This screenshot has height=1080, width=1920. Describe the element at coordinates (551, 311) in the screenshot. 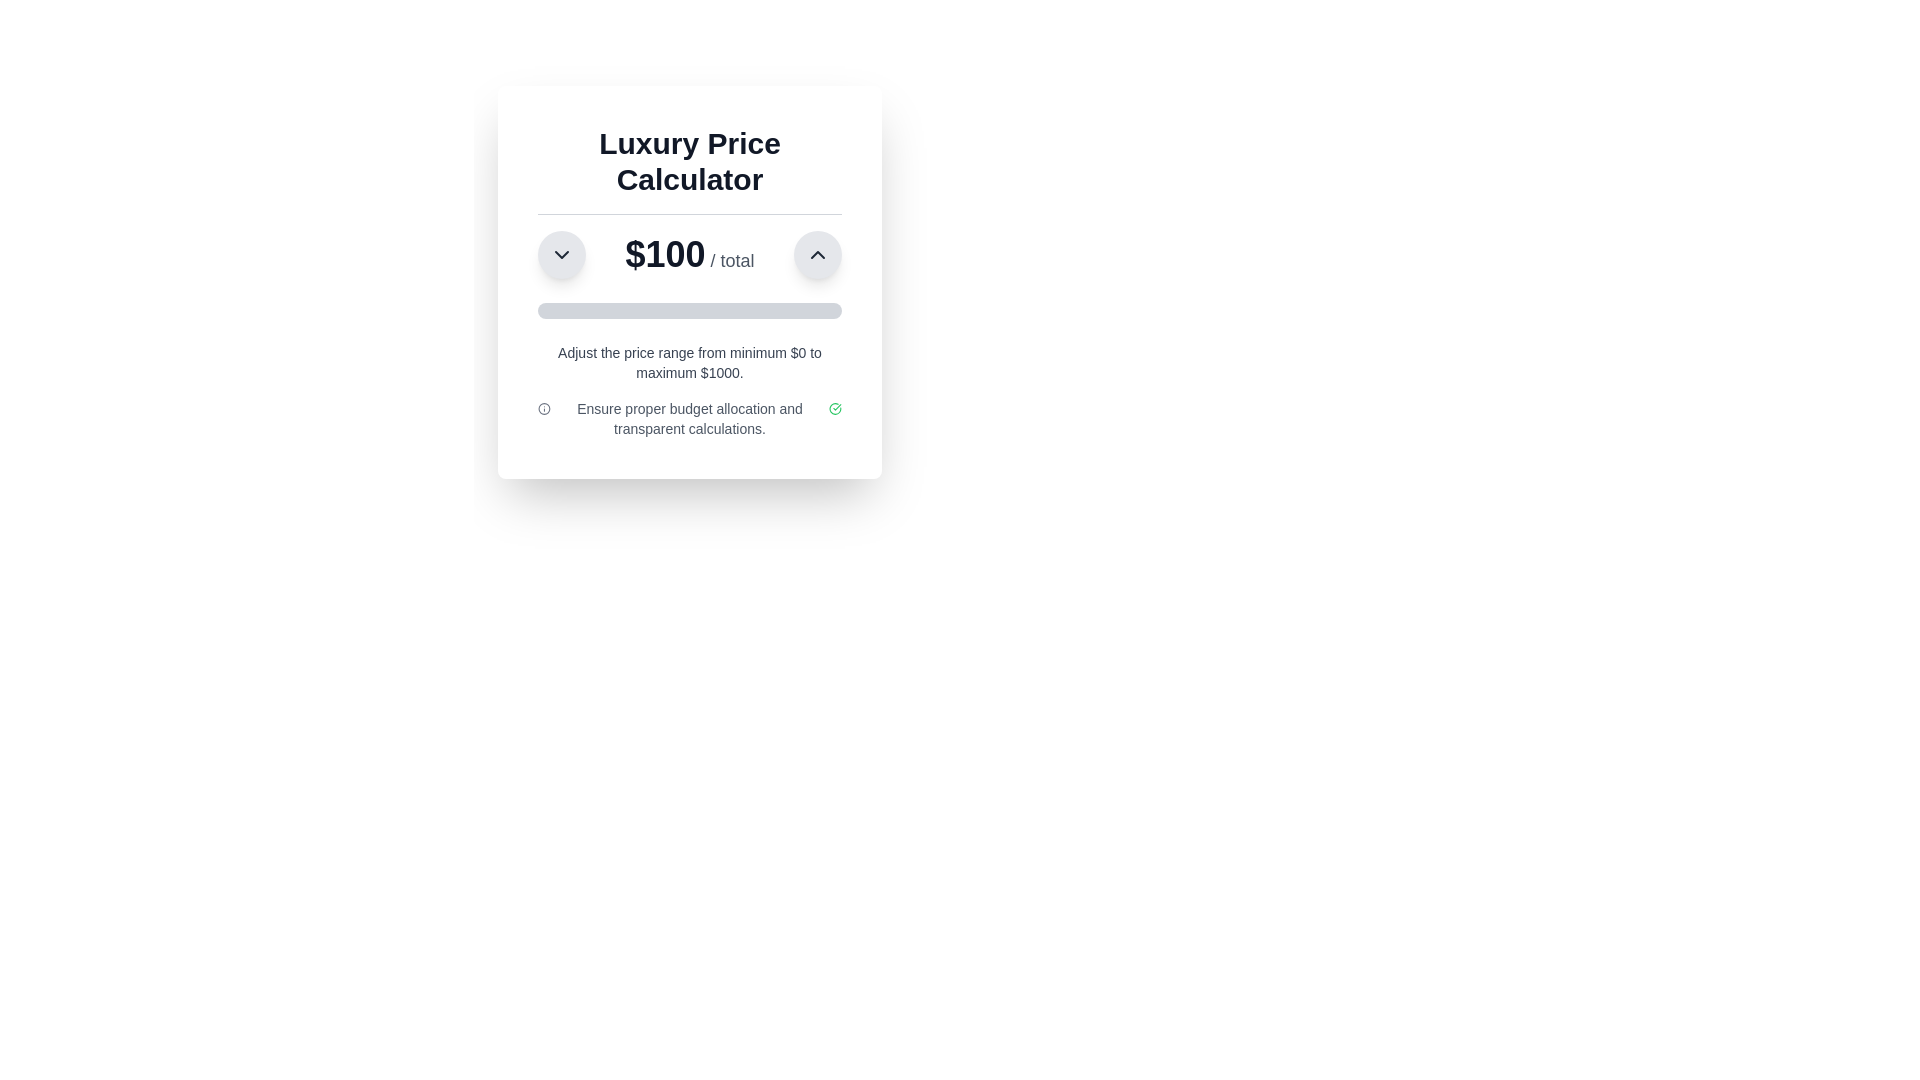

I see `the slider's value` at that location.